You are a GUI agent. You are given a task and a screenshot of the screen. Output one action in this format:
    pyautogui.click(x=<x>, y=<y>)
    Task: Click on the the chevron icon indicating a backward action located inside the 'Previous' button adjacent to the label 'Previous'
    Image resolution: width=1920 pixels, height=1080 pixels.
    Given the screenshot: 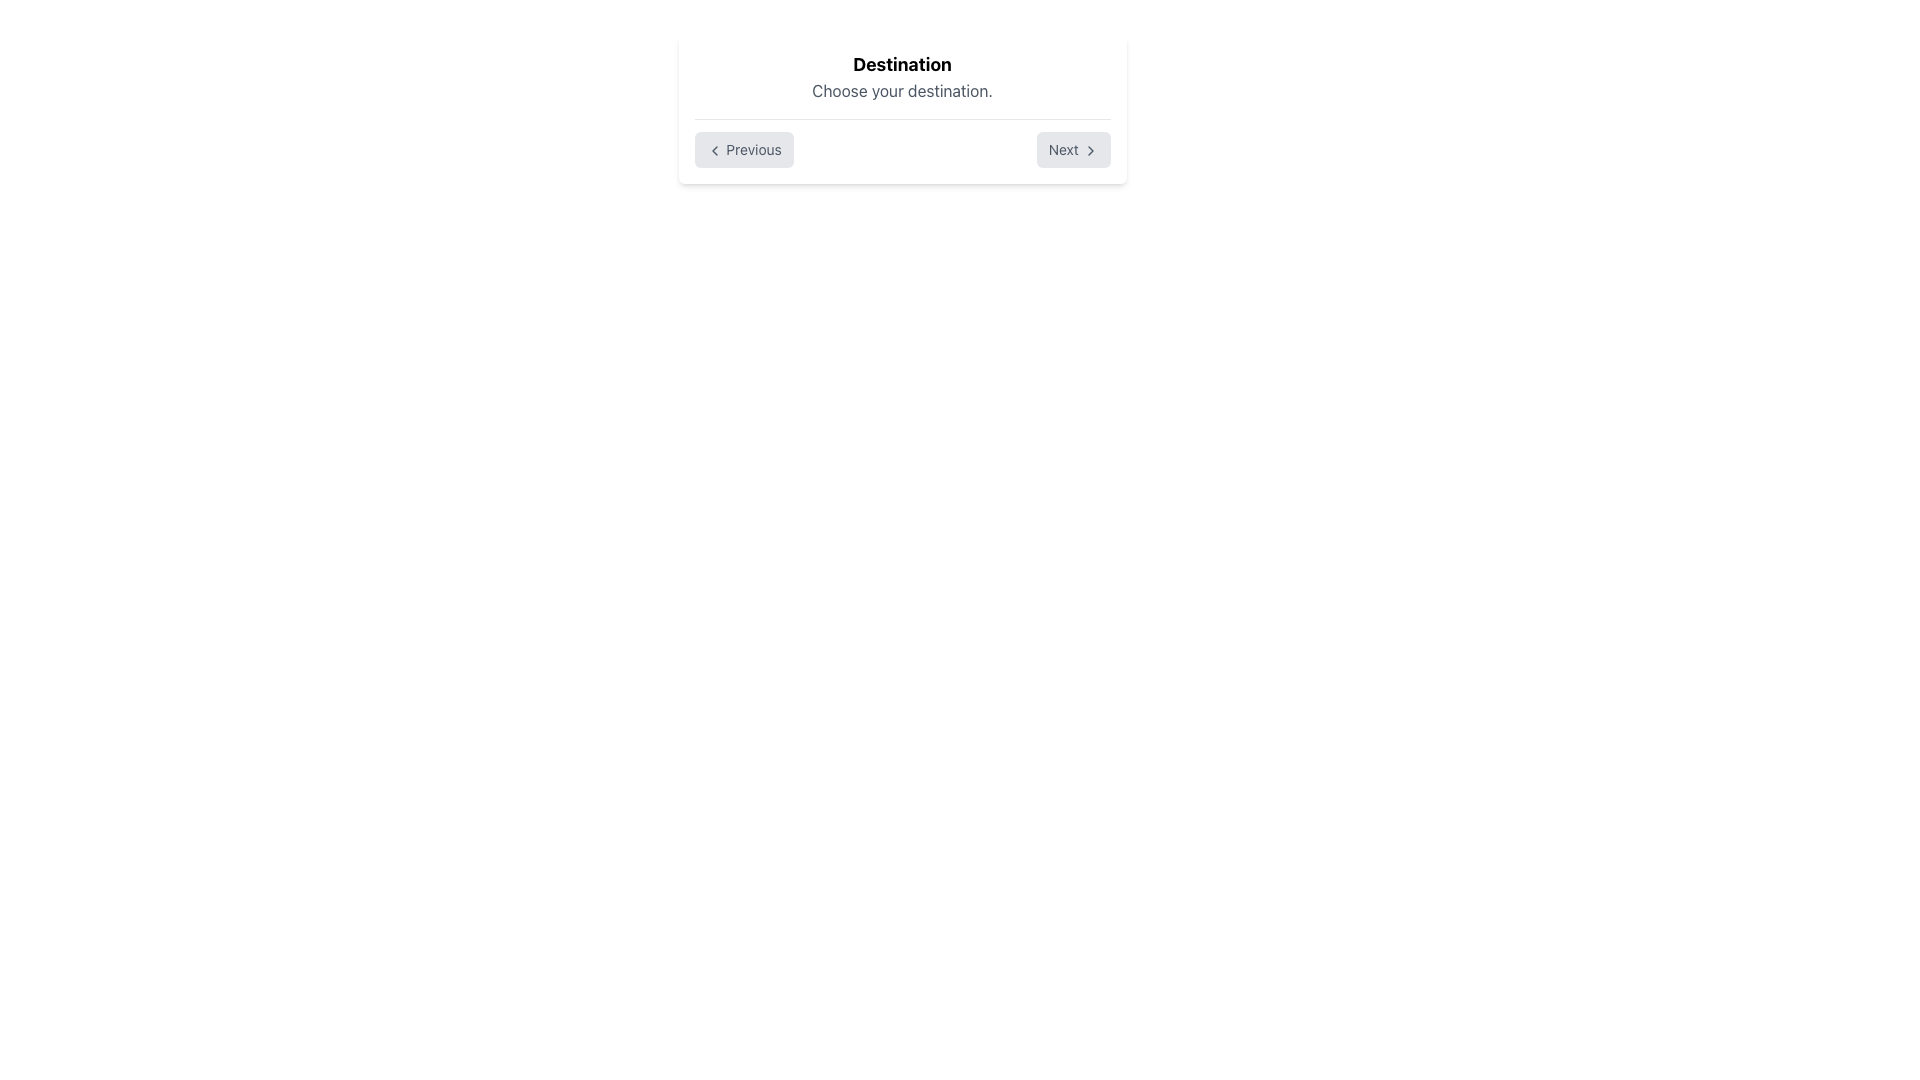 What is the action you would take?
    pyautogui.click(x=714, y=150)
    